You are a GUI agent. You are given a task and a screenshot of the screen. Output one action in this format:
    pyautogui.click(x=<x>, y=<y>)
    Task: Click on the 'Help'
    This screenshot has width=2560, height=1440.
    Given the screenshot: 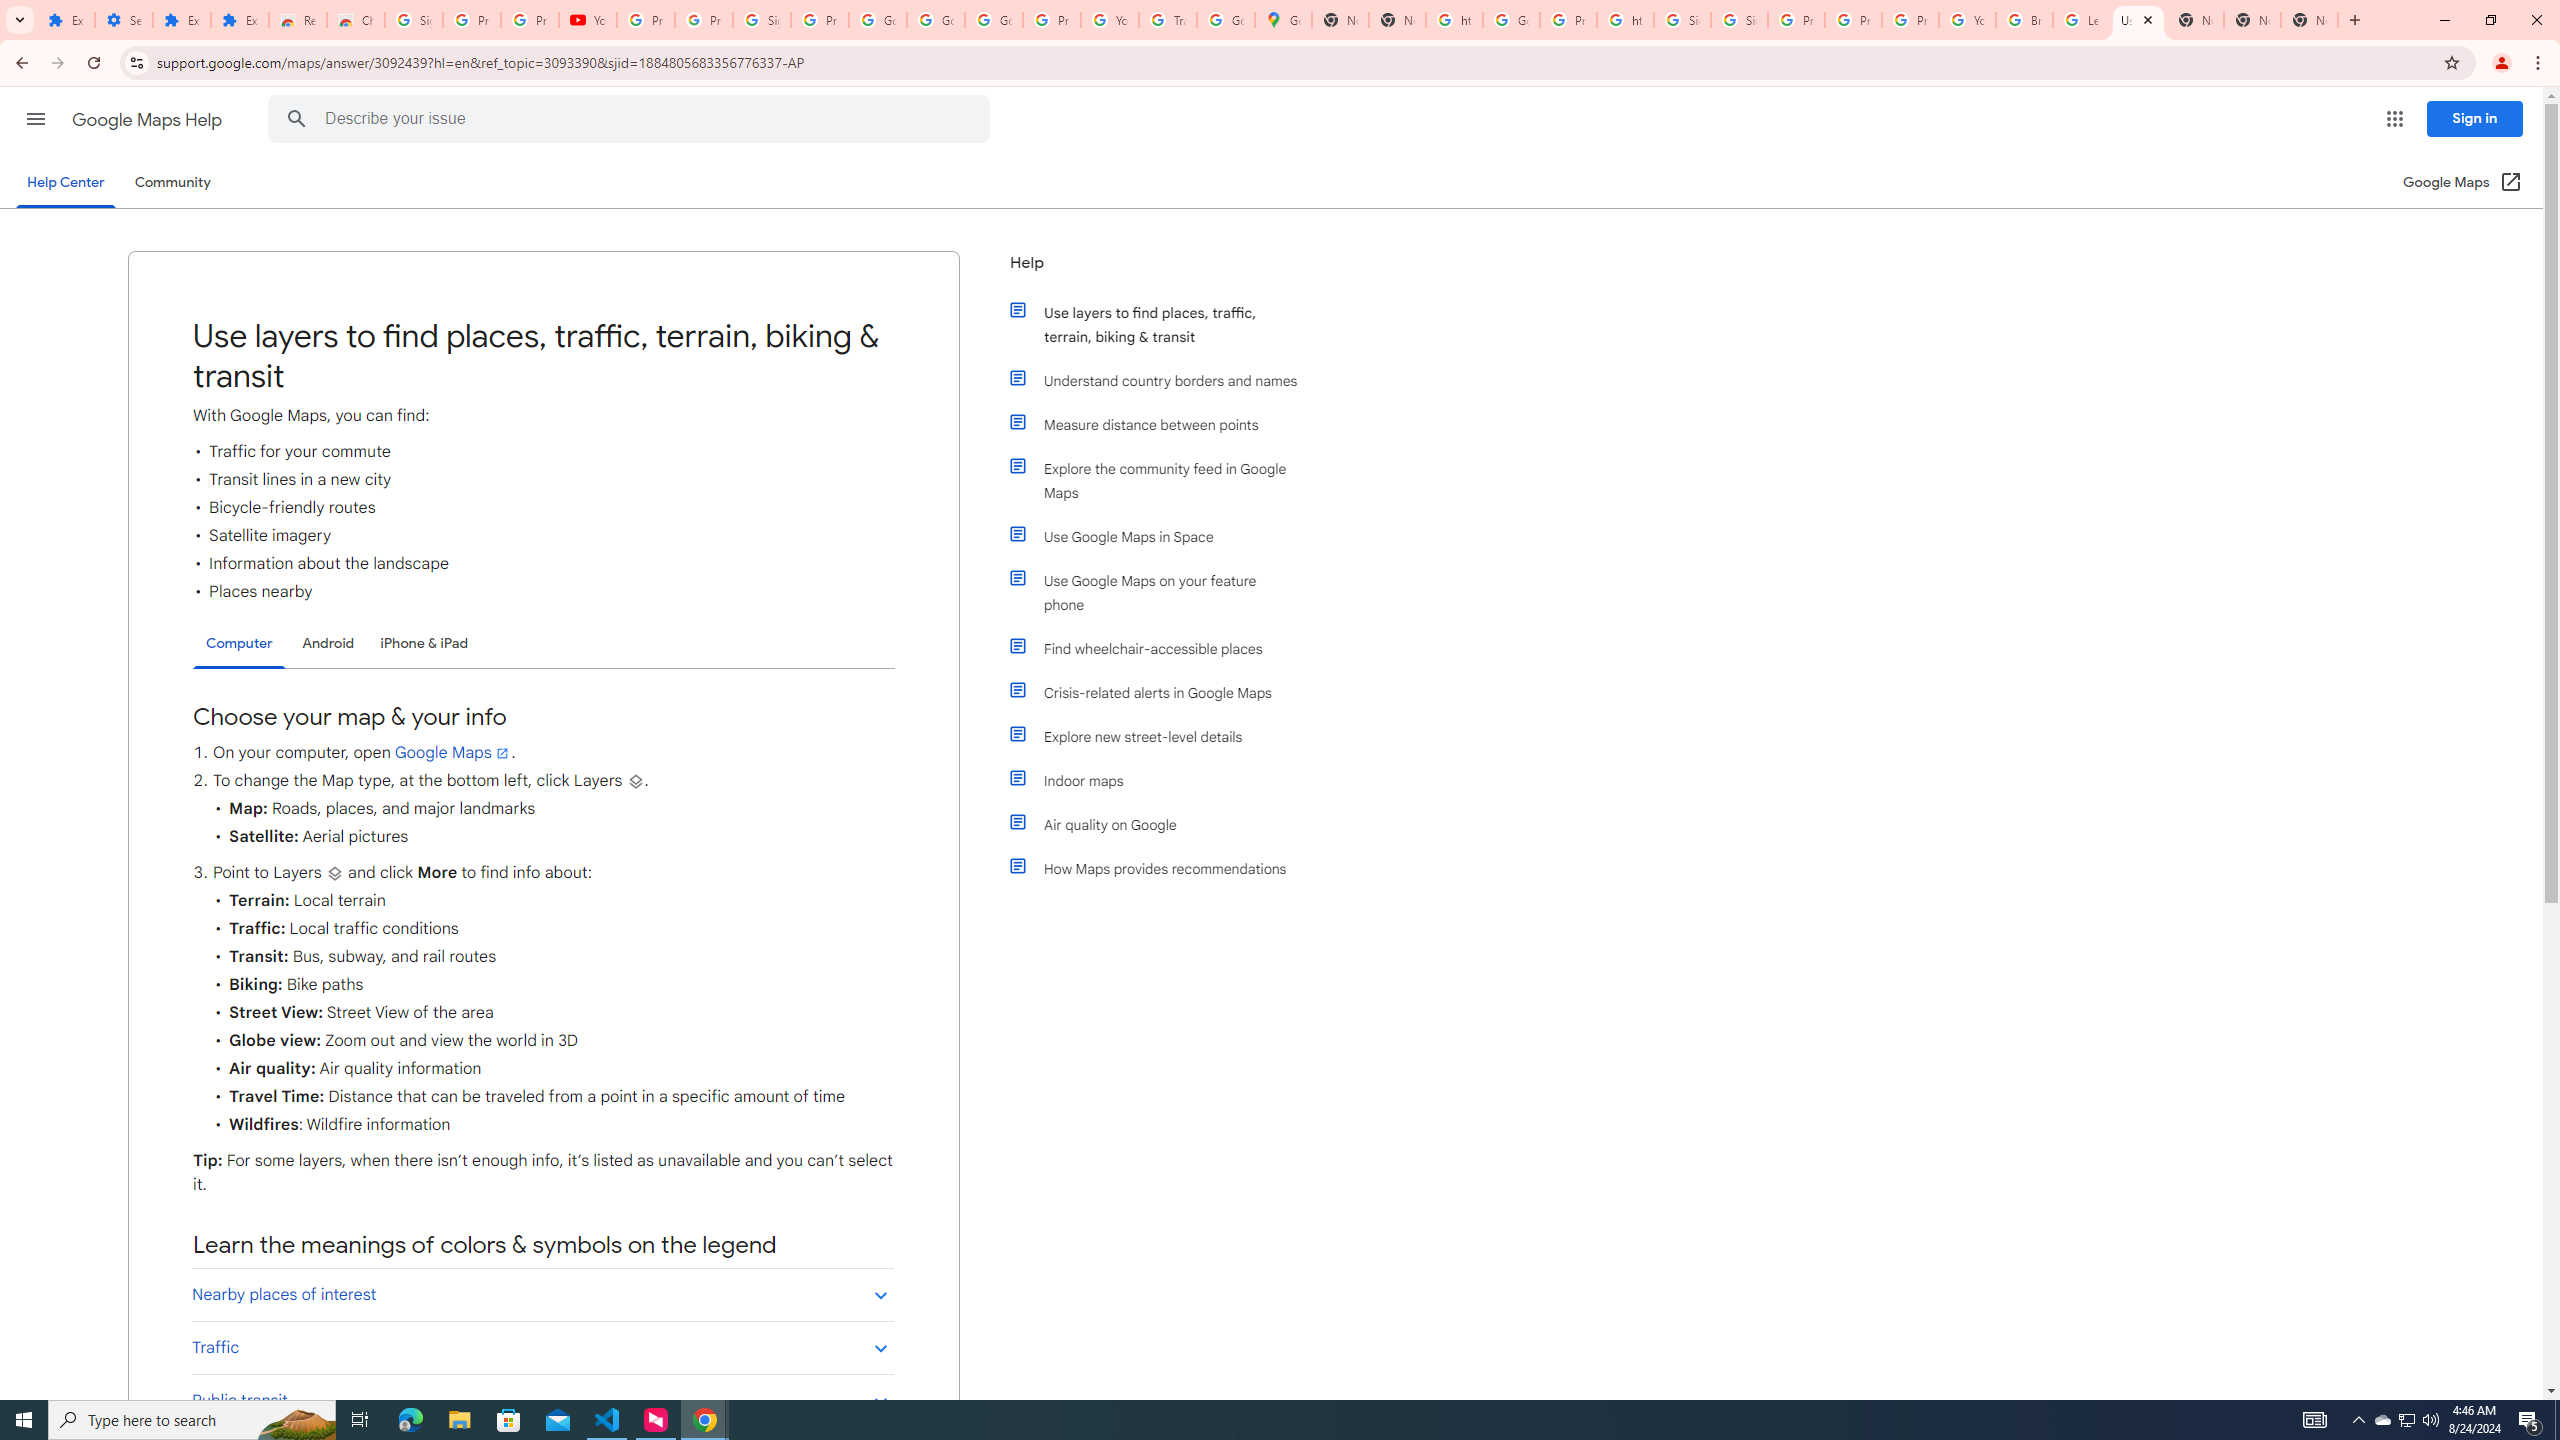 What is the action you would take?
    pyautogui.click(x=1153, y=269)
    